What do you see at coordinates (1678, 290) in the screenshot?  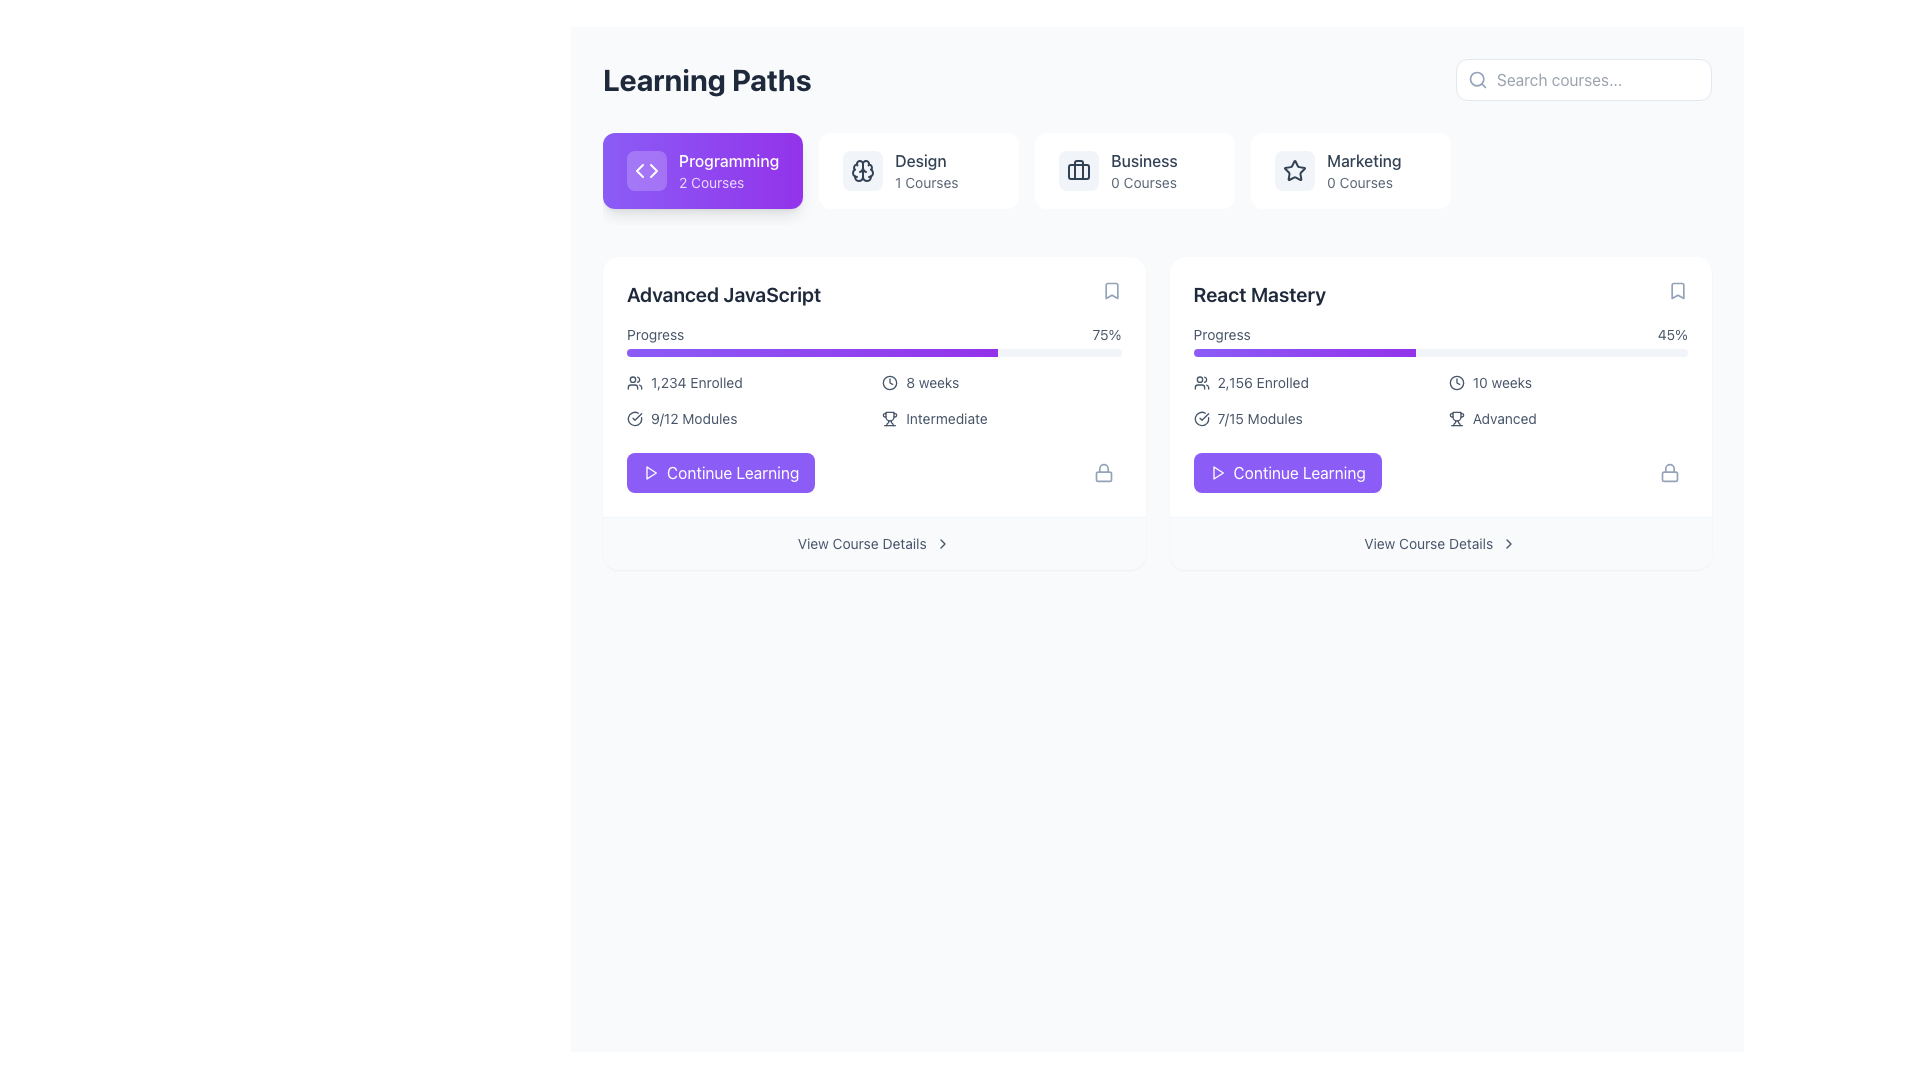 I see `the bookmark icon, which is styled as a minimalistic outlined glyph resembling an open book, located prominently in the top-right corner of the 'React Mastery' course panel, near the displayed progress percentage of 45%` at bounding box center [1678, 290].